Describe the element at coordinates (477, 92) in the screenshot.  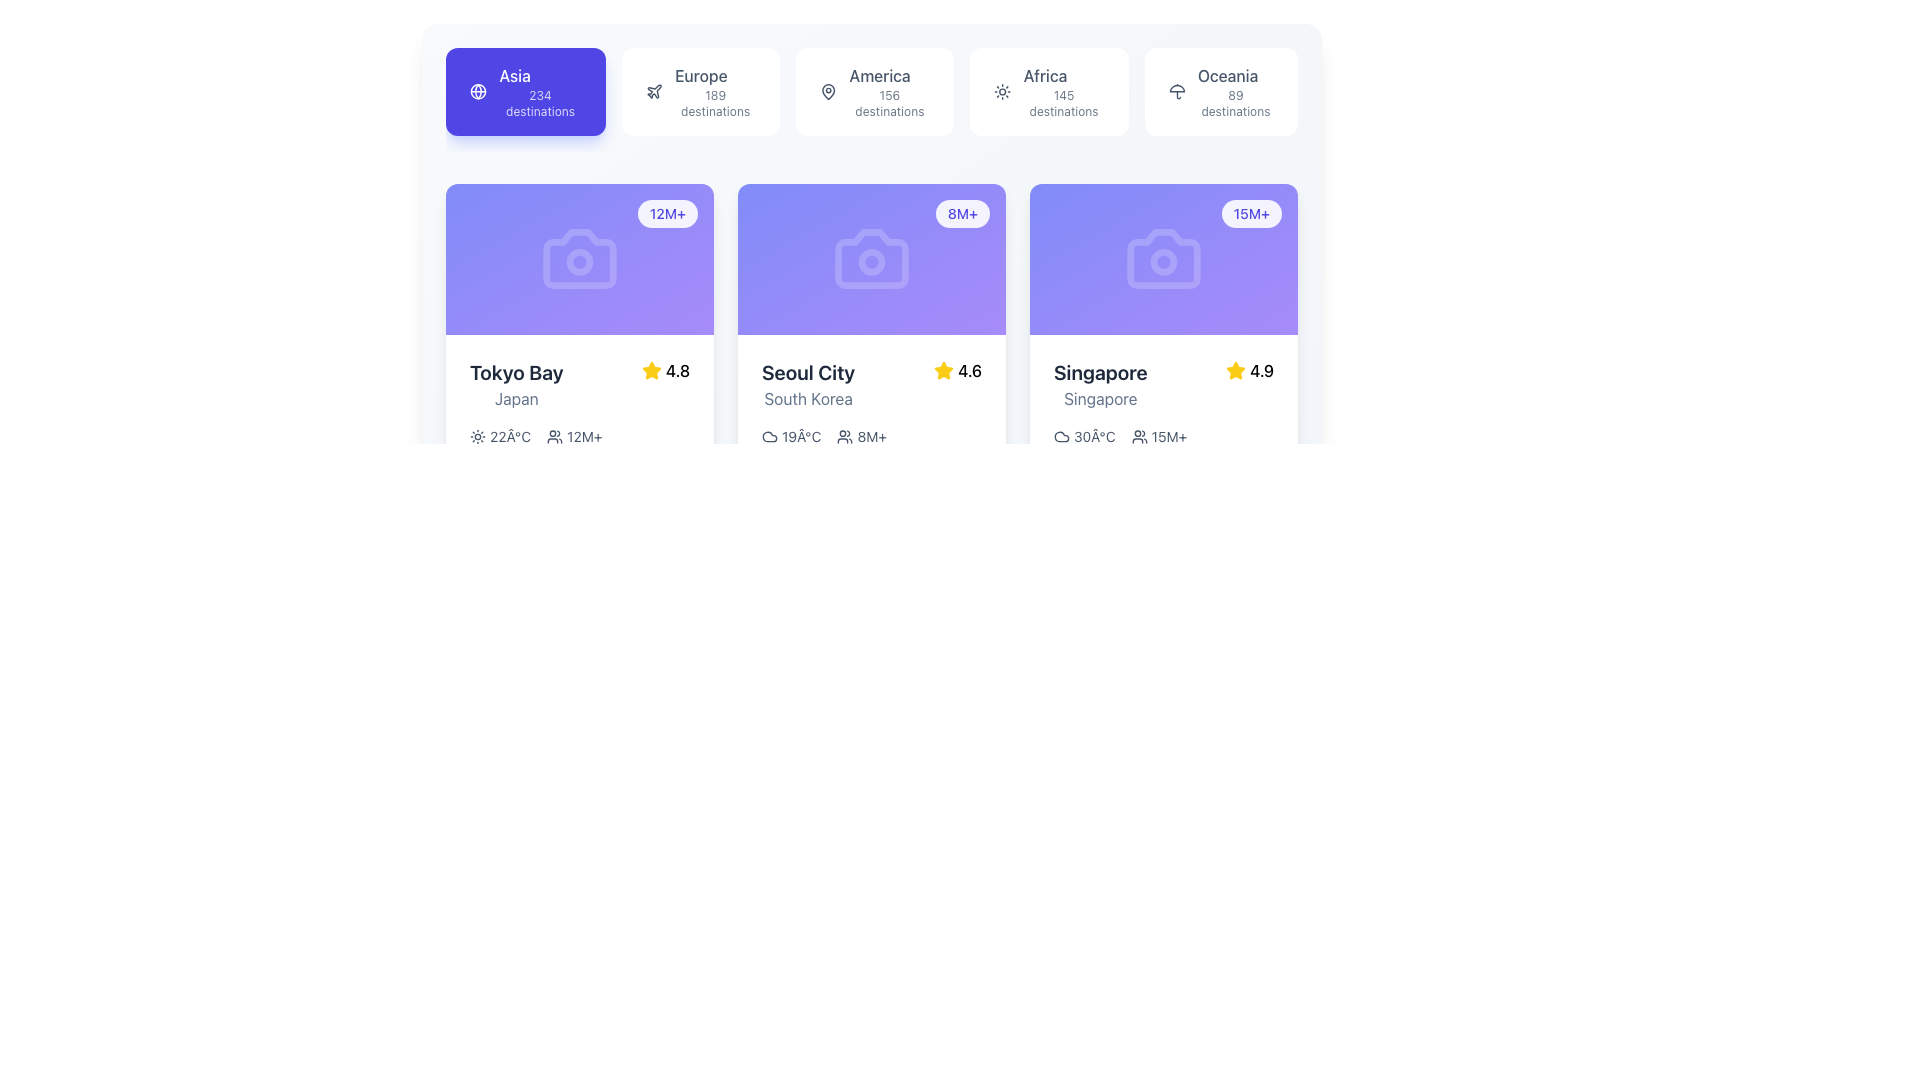
I see `the circular graphical element within the globe icon representing the 'Asia' destination card located in the top-left section of the interface` at that location.